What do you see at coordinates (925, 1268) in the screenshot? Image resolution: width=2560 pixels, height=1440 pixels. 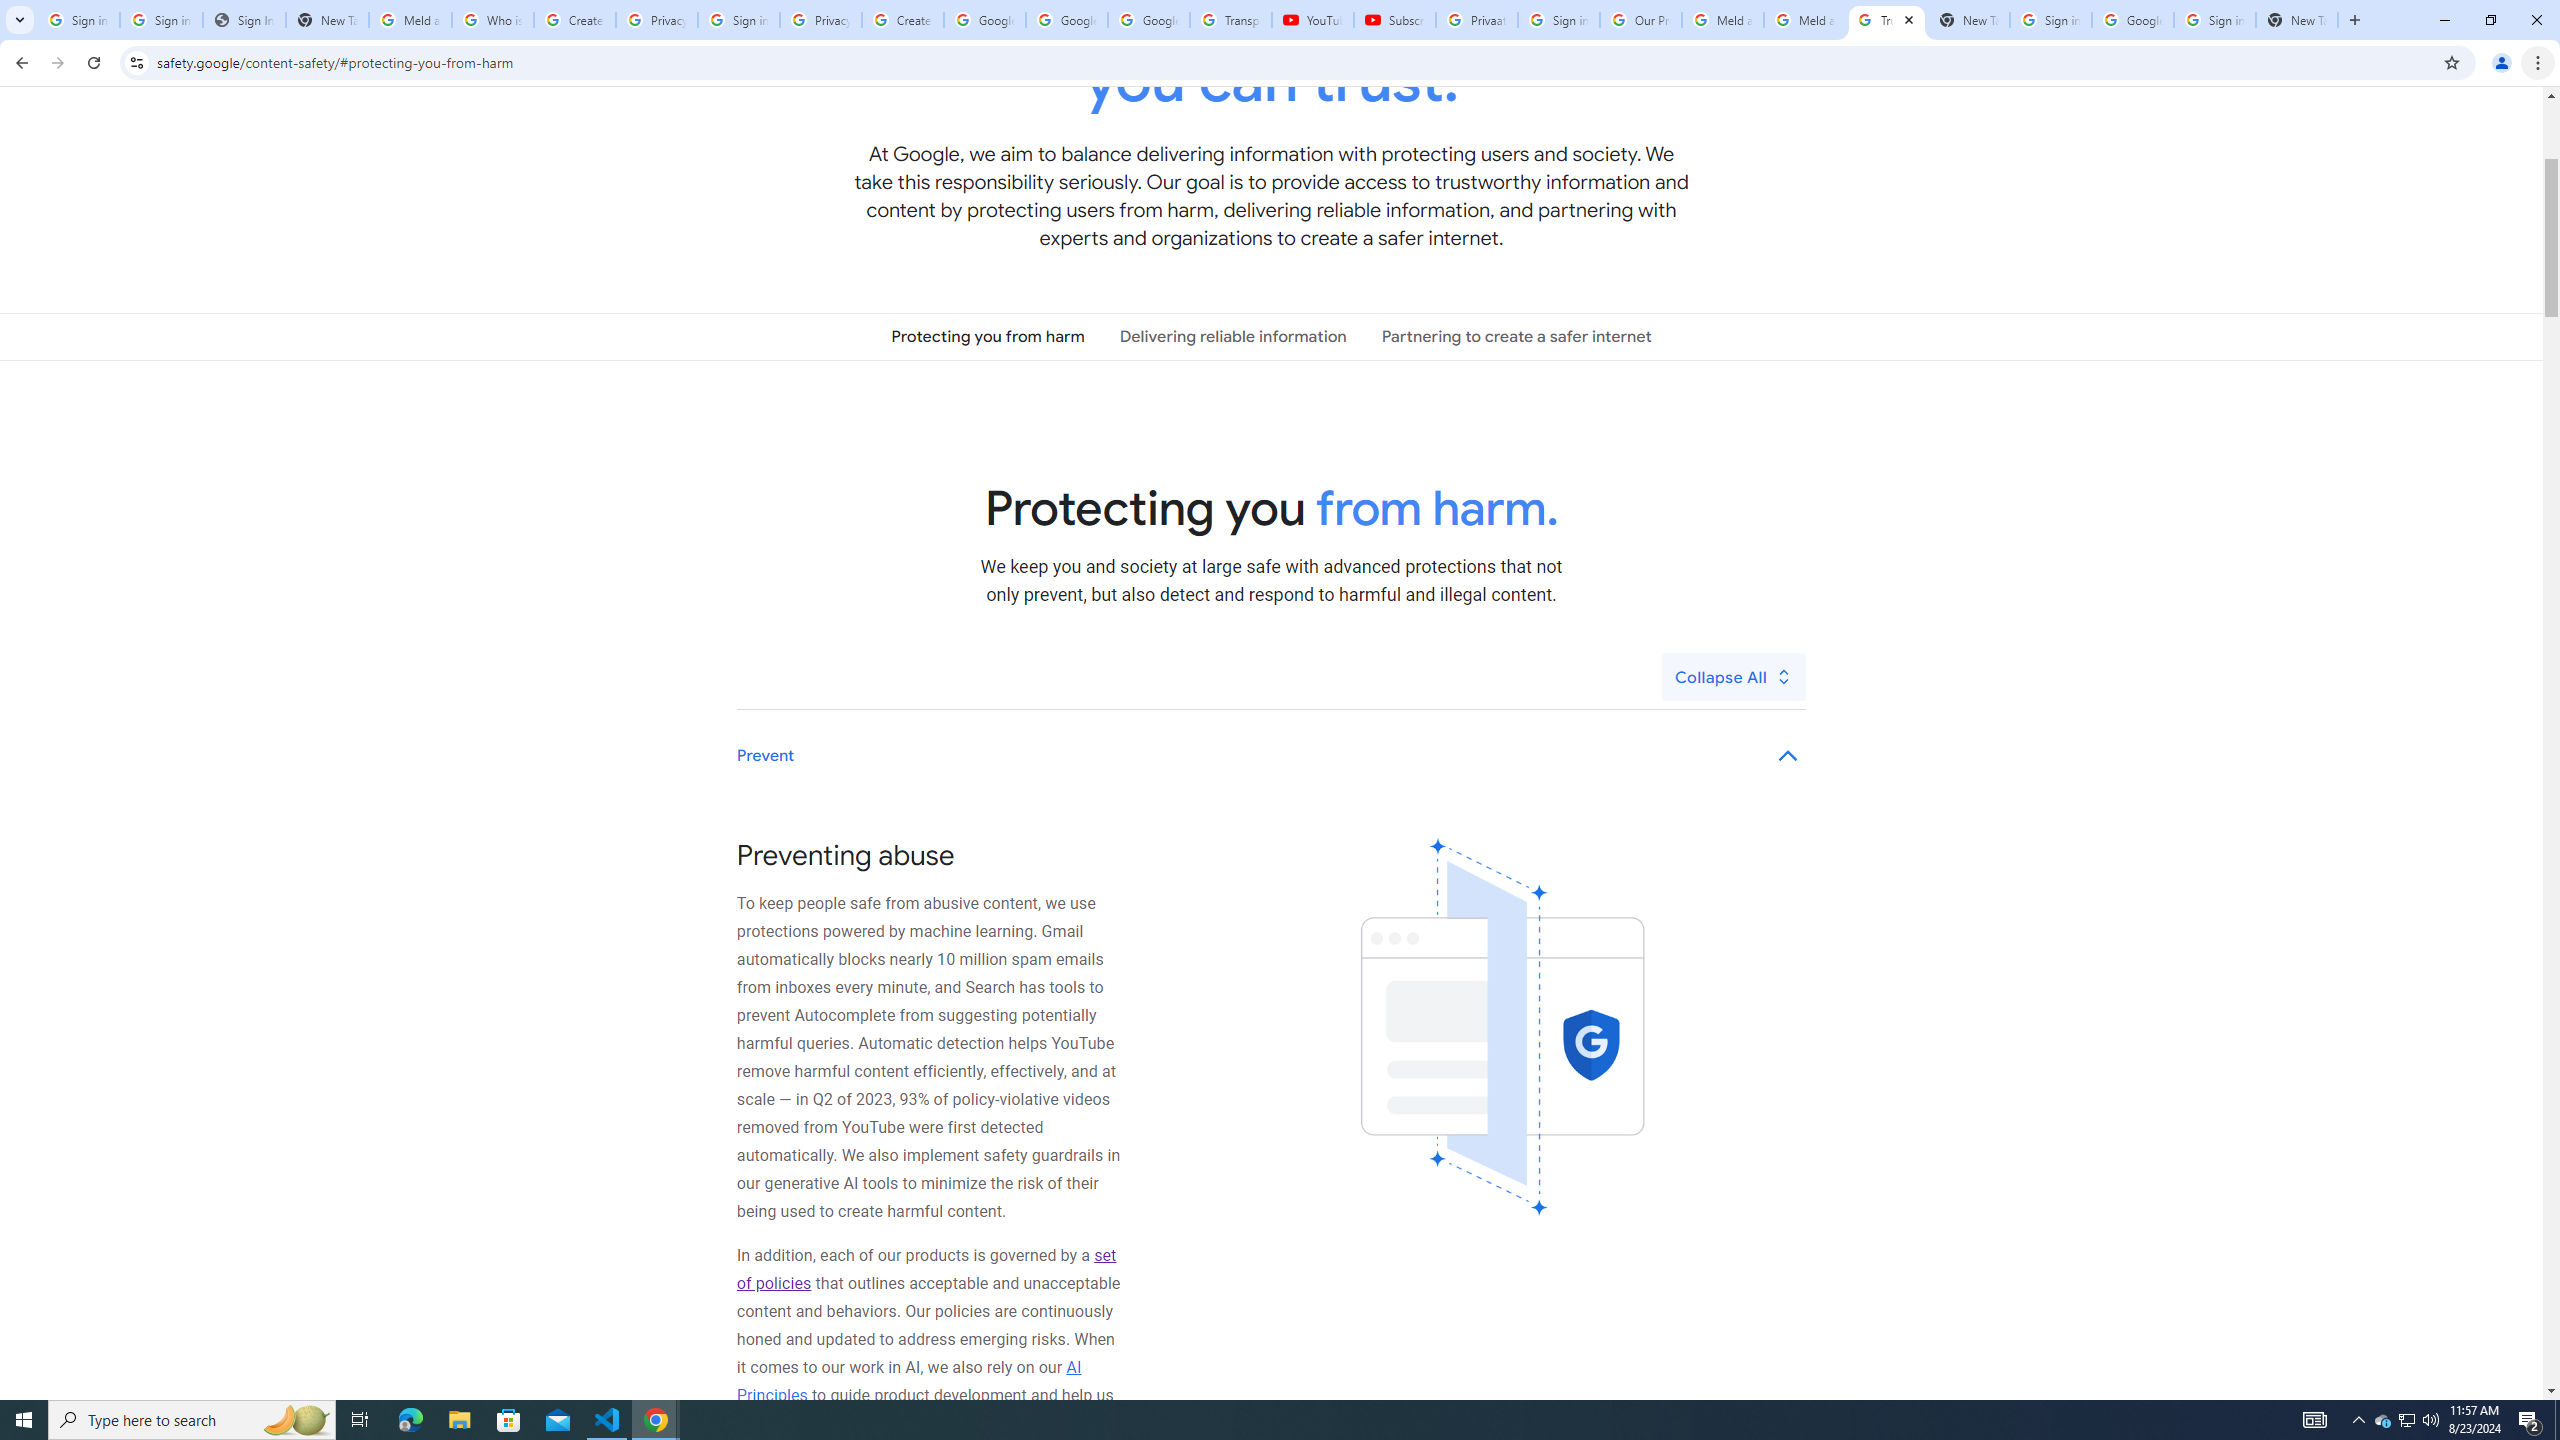 I see `'set of policies'` at bounding box center [925, 1268].